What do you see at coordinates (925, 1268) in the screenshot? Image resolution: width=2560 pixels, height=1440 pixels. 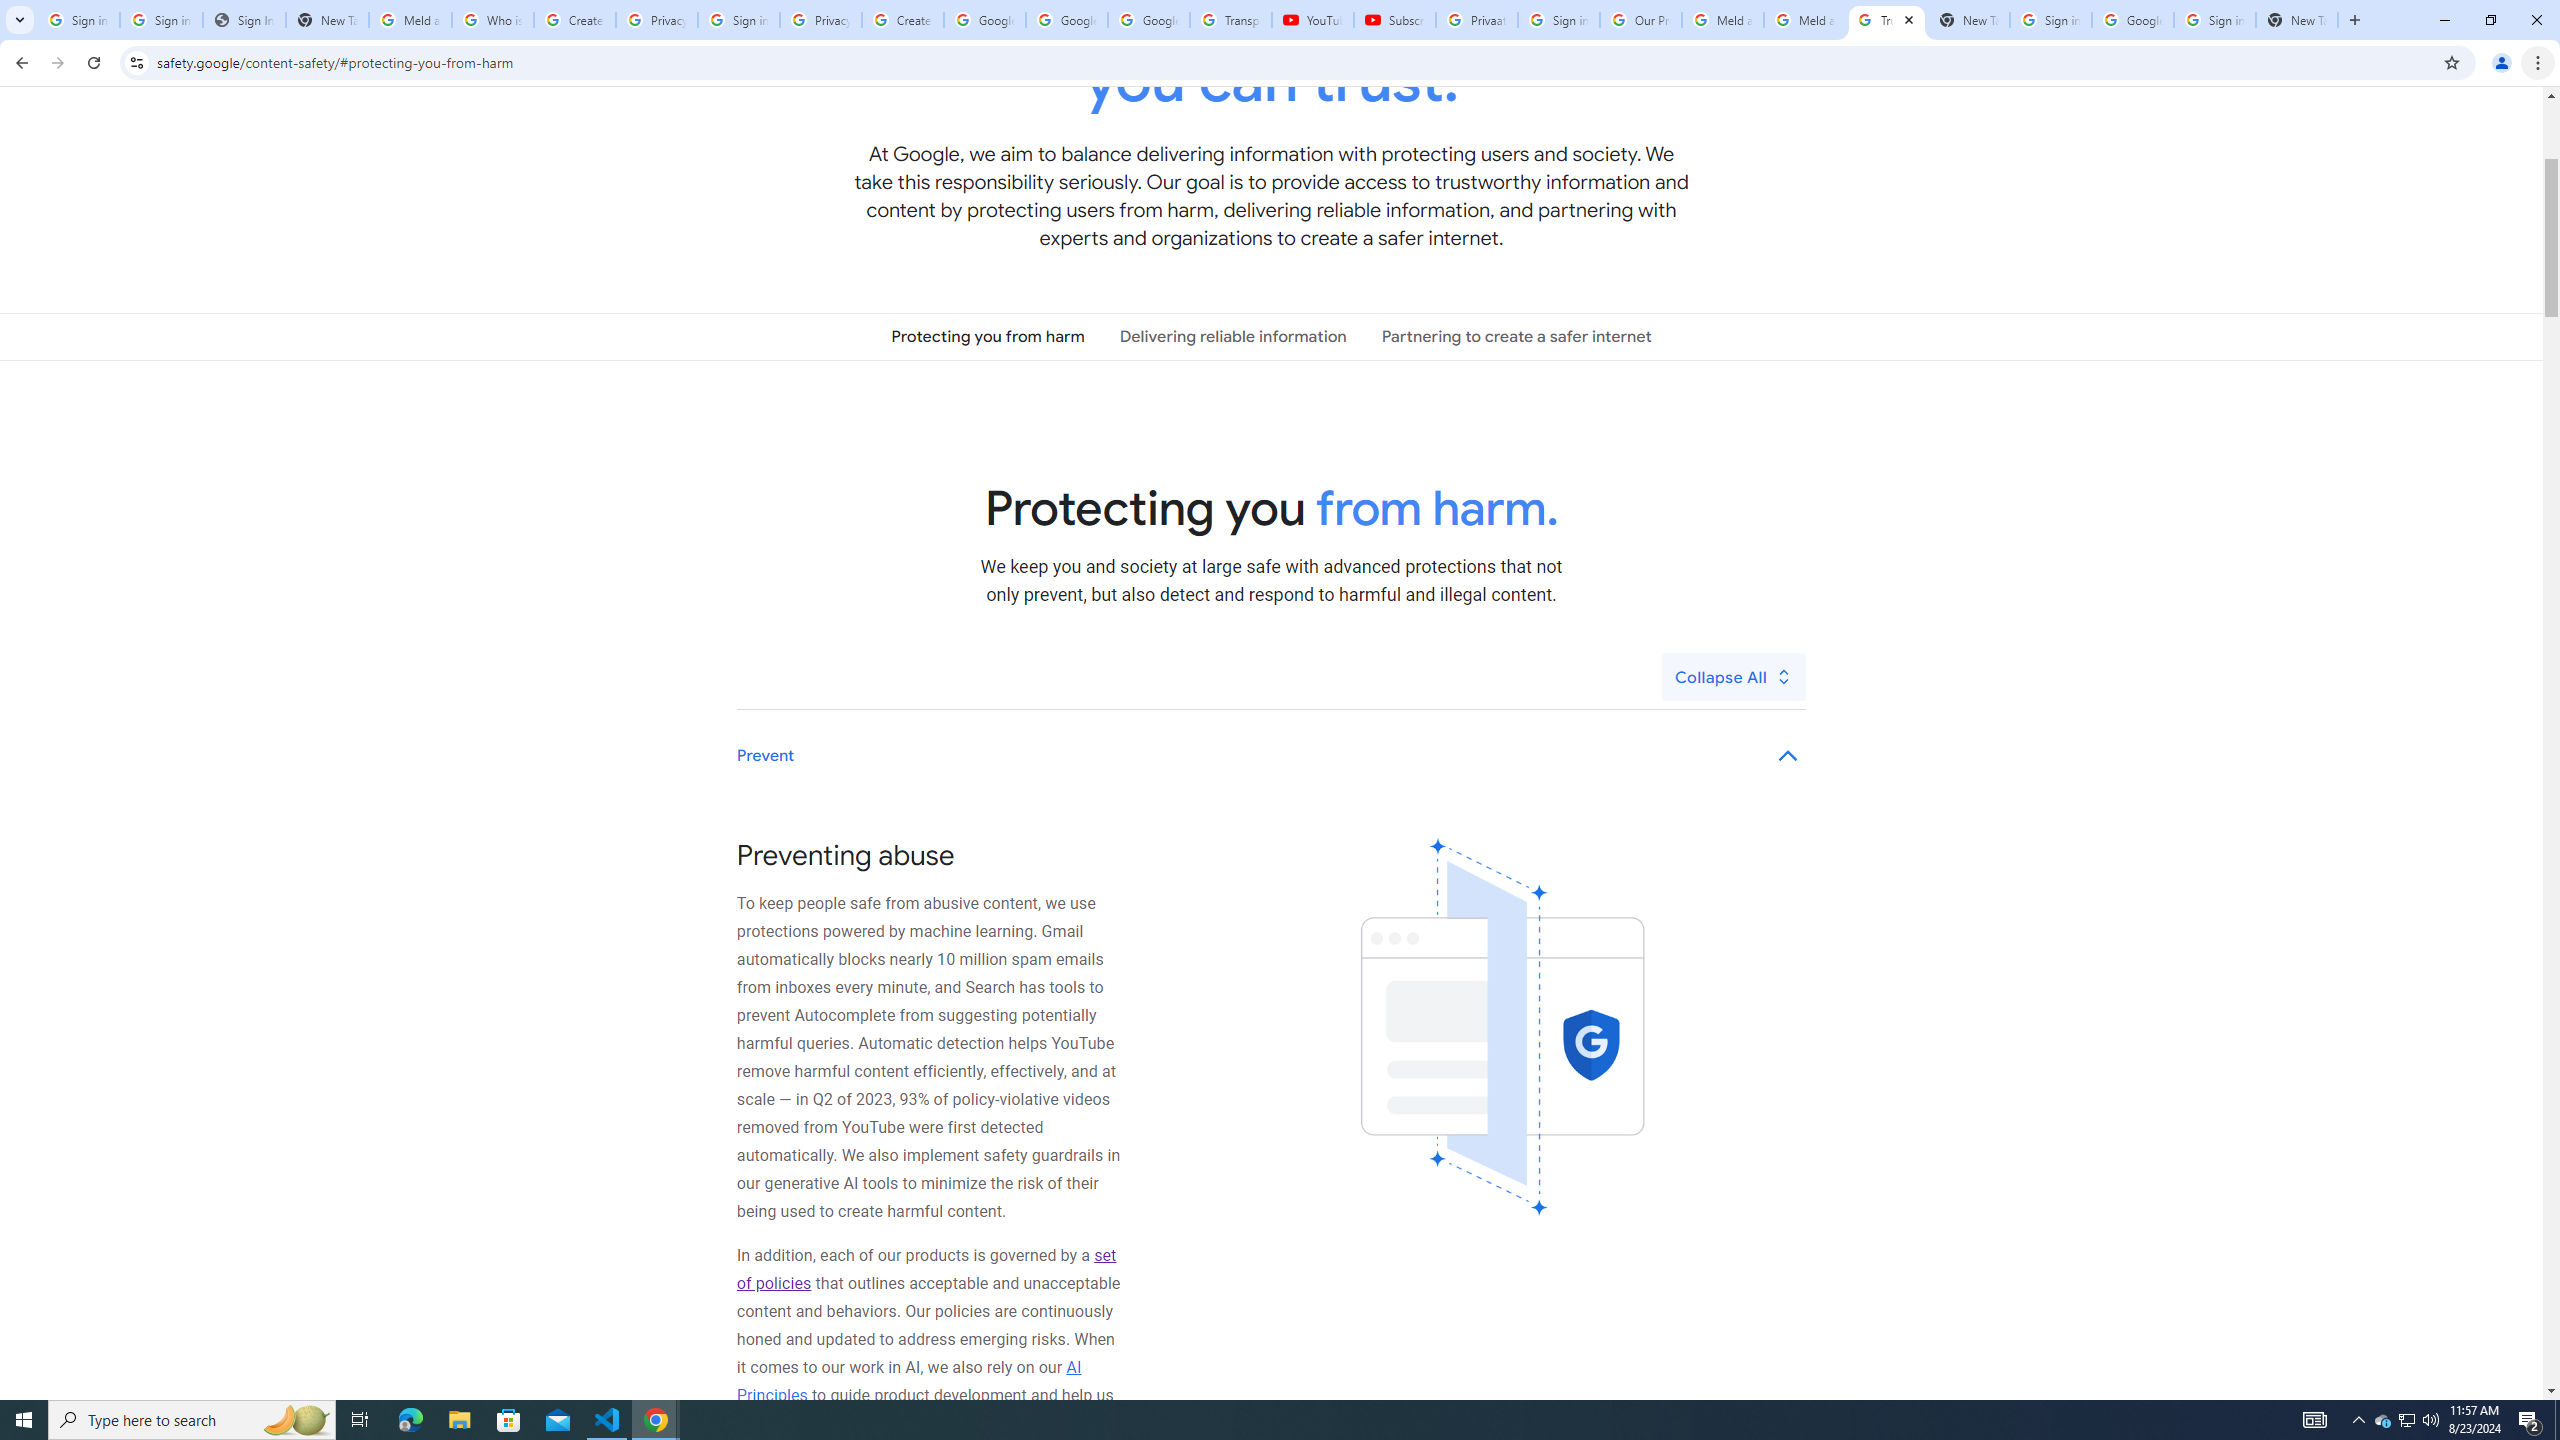 I see `'set of policies'` at bounding box center [925, 1268].